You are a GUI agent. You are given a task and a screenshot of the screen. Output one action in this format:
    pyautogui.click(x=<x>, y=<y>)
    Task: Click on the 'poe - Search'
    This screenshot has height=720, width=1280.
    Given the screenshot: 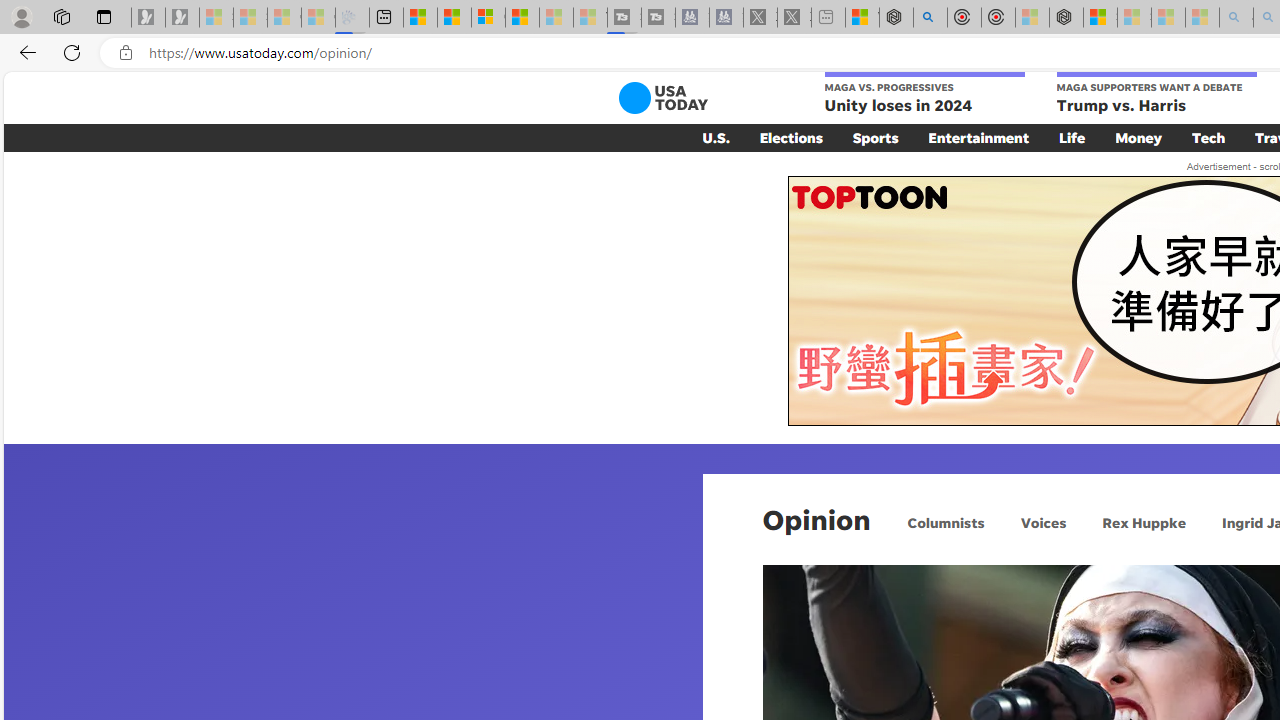 What is the action you would take?
    pyautogui.click(x=929, y=17)
    